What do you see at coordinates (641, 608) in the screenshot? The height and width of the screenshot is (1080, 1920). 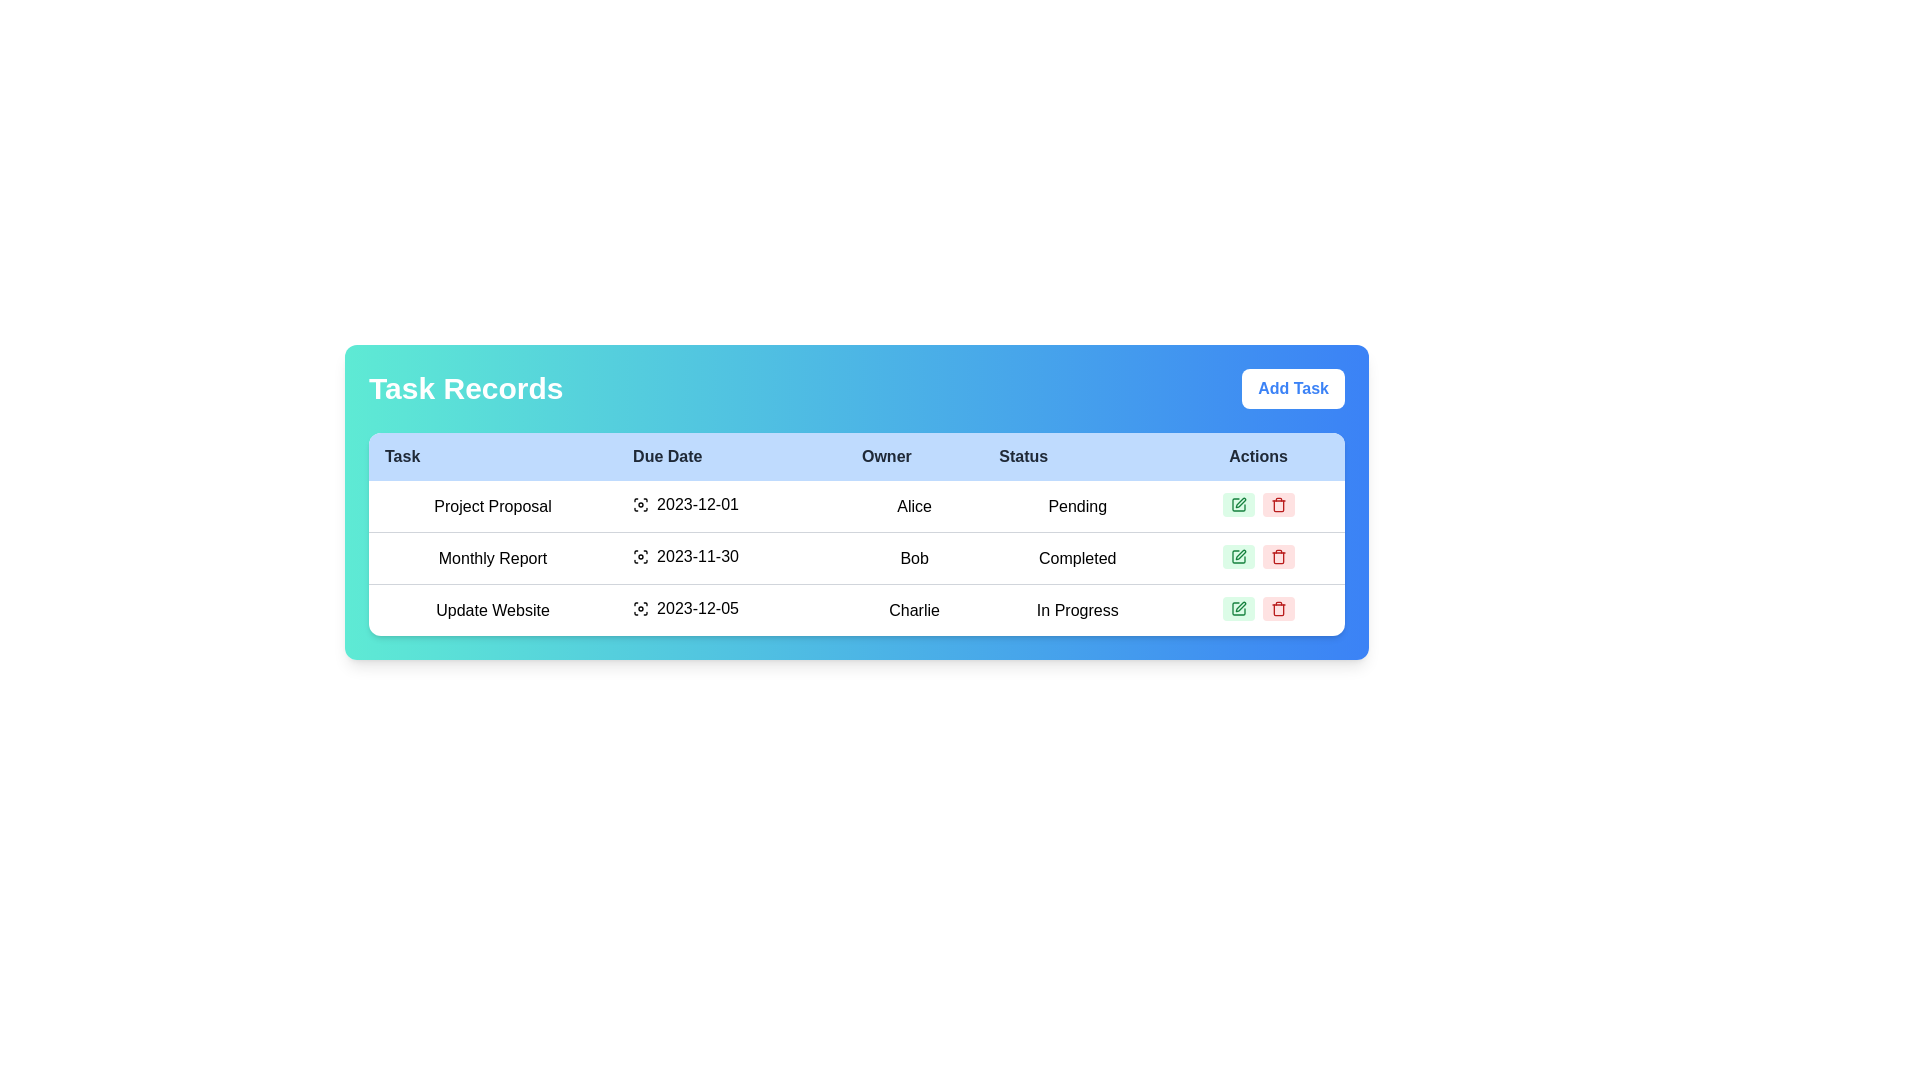 I see `the SVG icon located in the 'Due Date' column of the last row for the task 'Update Website', positioned to the left of the text '2023-12-05'` at bounding box center [641, 608].